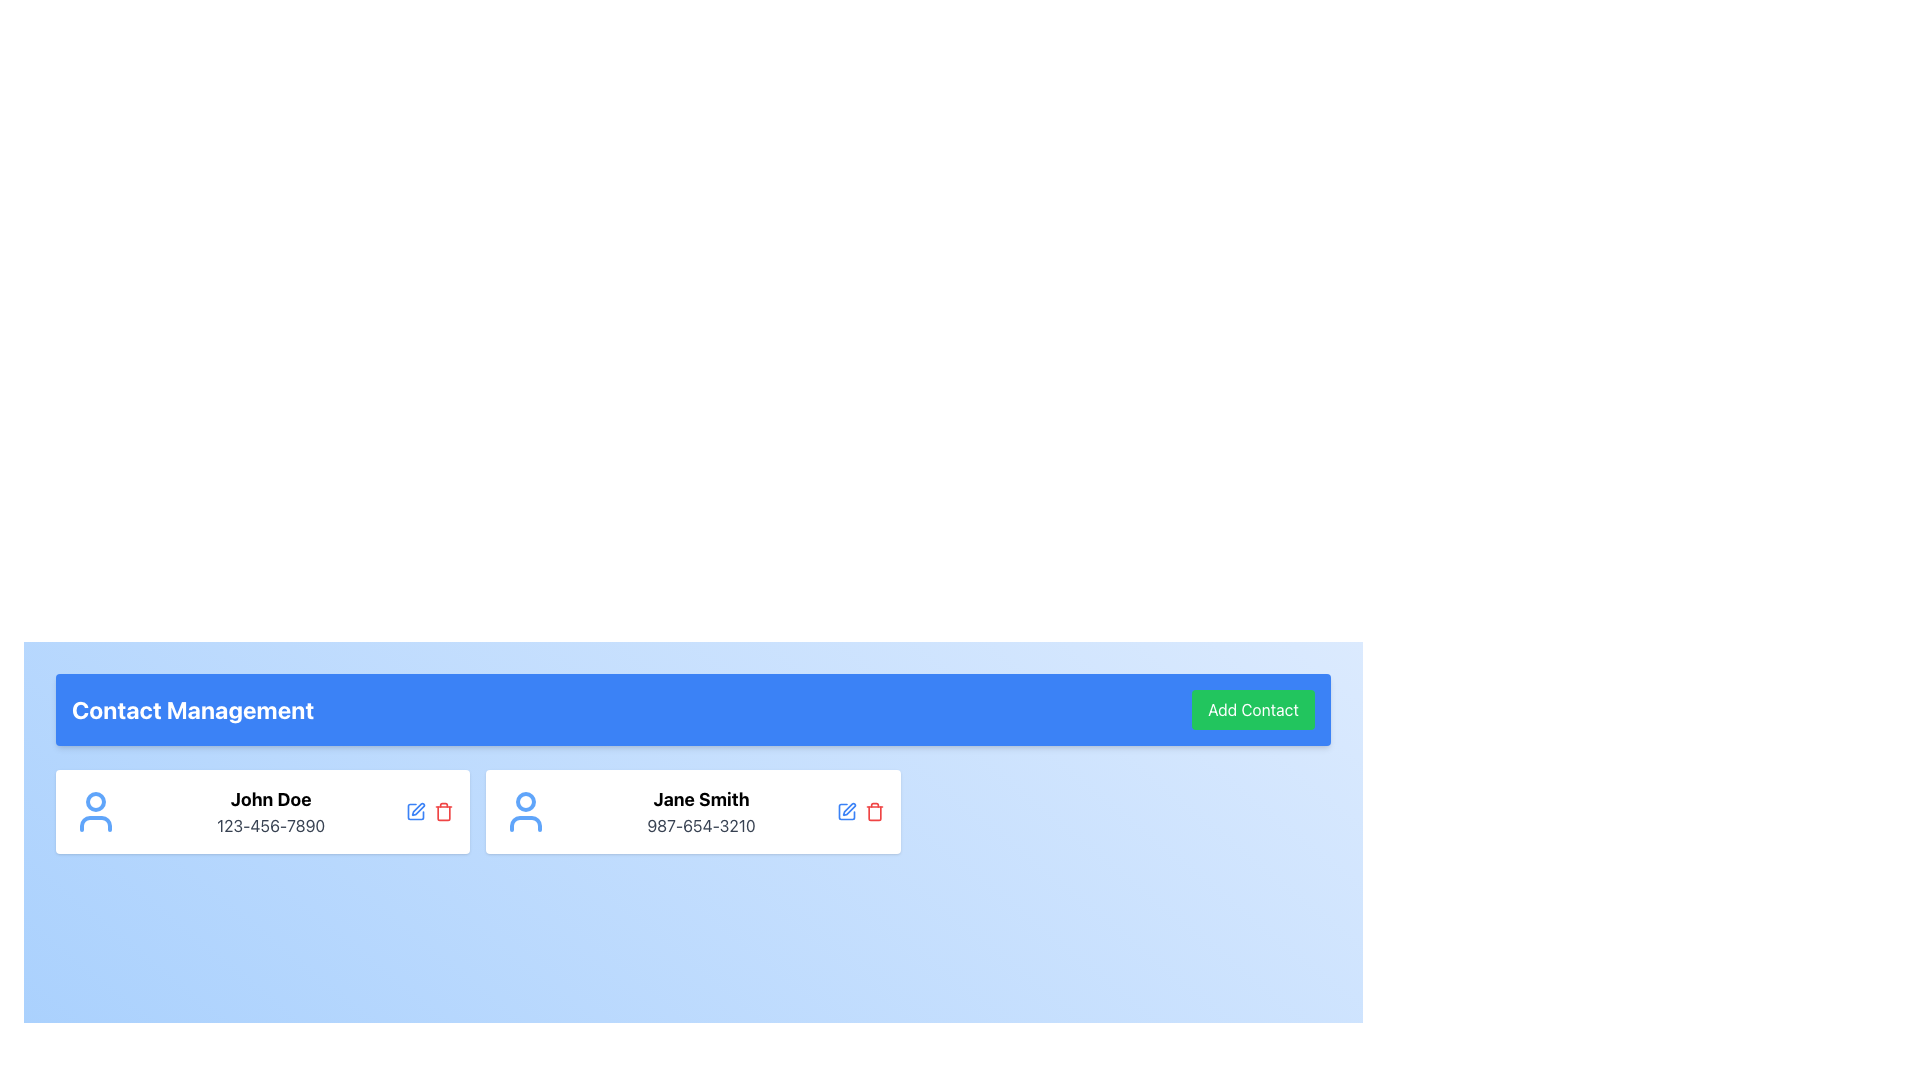 The height and width of the screenshot is (1080, 1920). Describe the element at coordinates (270, 812) in the screenshot. I see `contact's name and phone number displayed in the text block, which is positioned on the left side of a card layout, between an icon and action icons` at that location.